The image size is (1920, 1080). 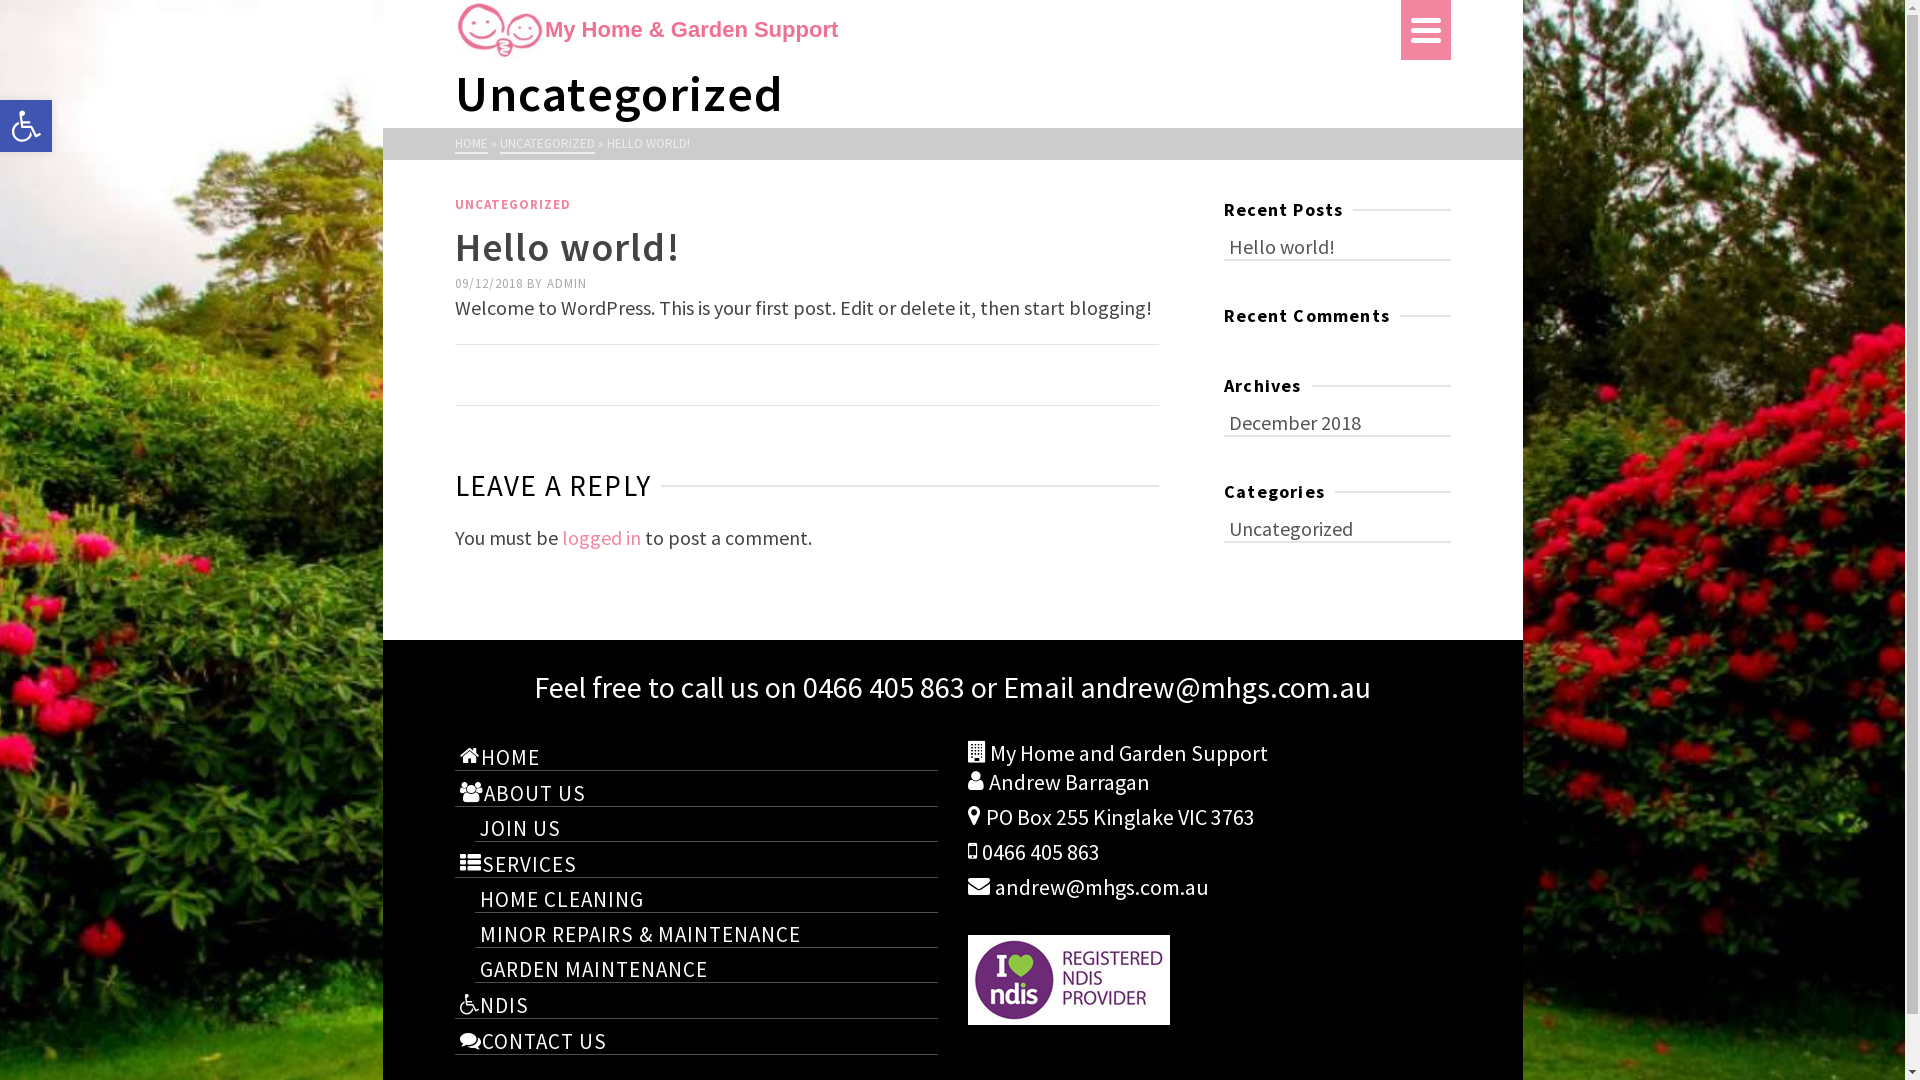 What do you see at coordinates (499, 143) in the screenshot?
I see `'UNCATEGORIZED'` at bounding box center [499, 143].